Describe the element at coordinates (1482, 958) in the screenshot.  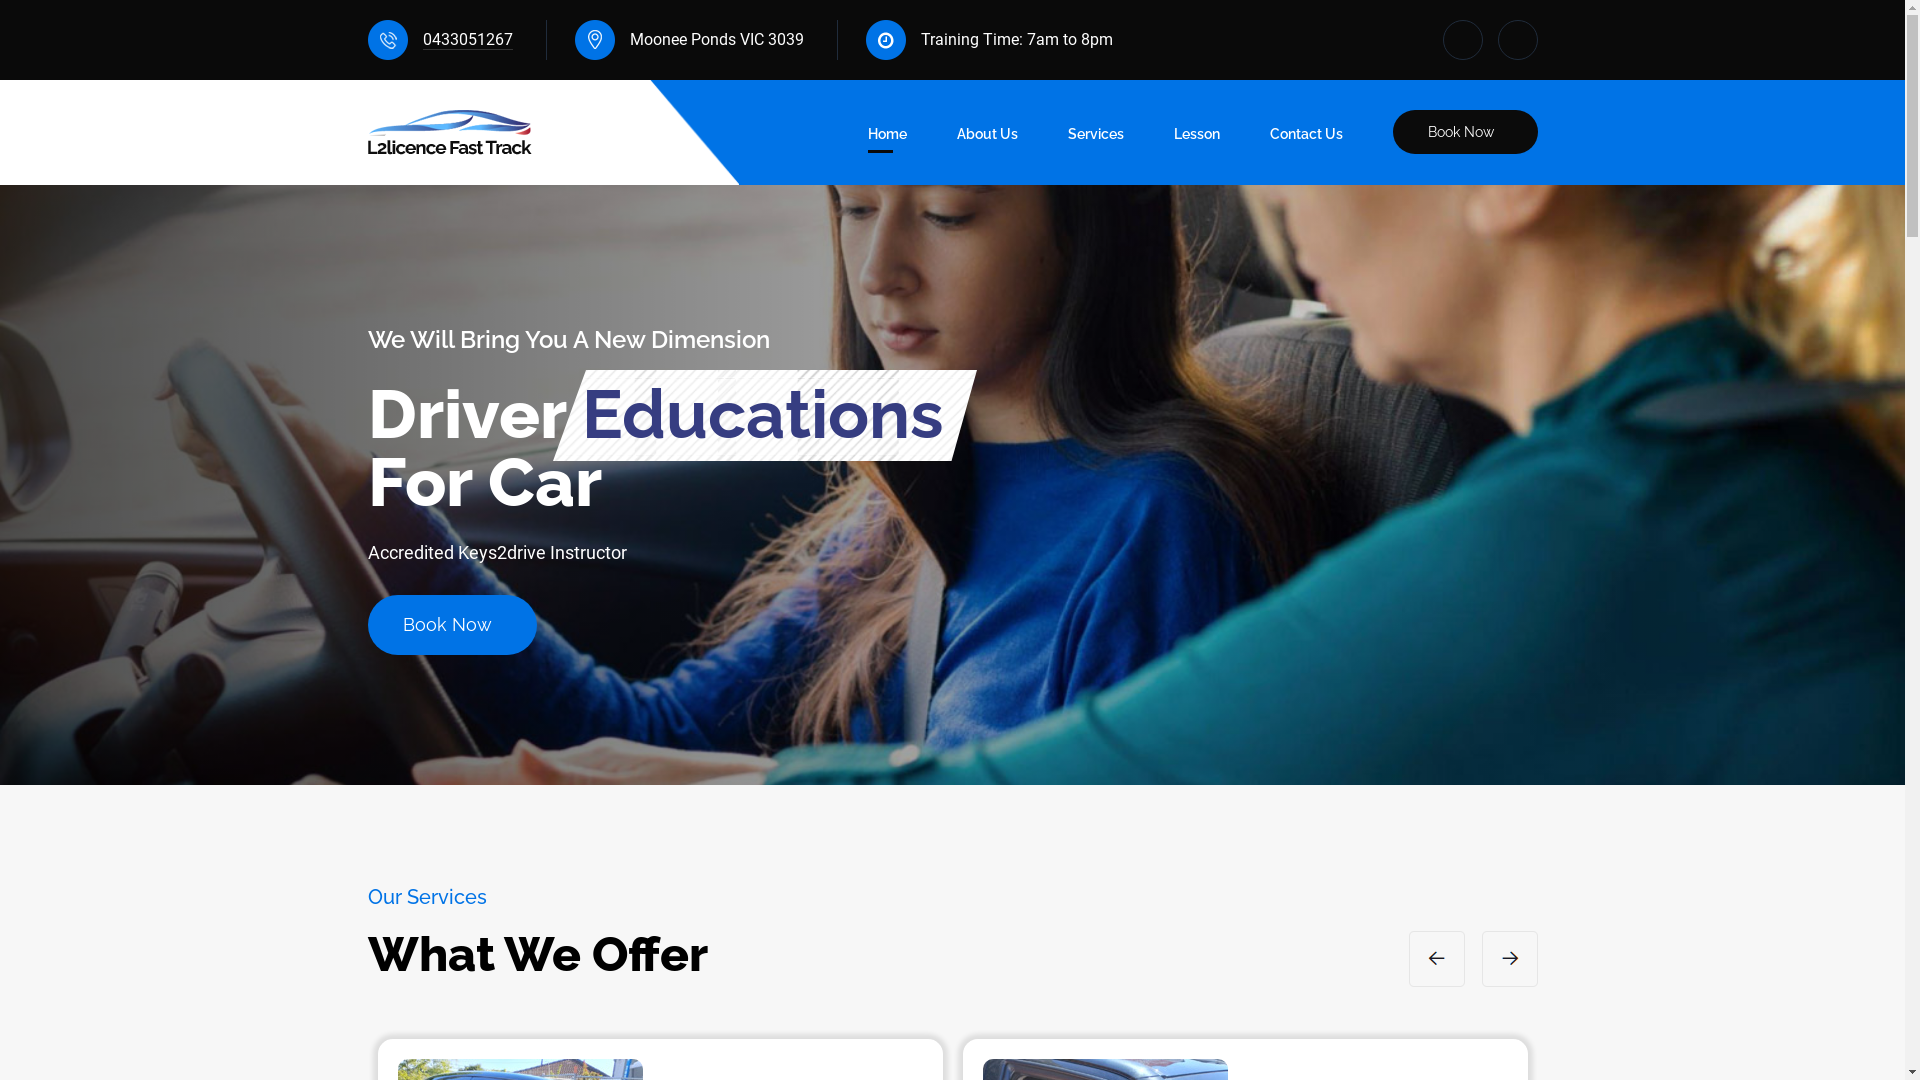
I see `'NEXT'` at that location.